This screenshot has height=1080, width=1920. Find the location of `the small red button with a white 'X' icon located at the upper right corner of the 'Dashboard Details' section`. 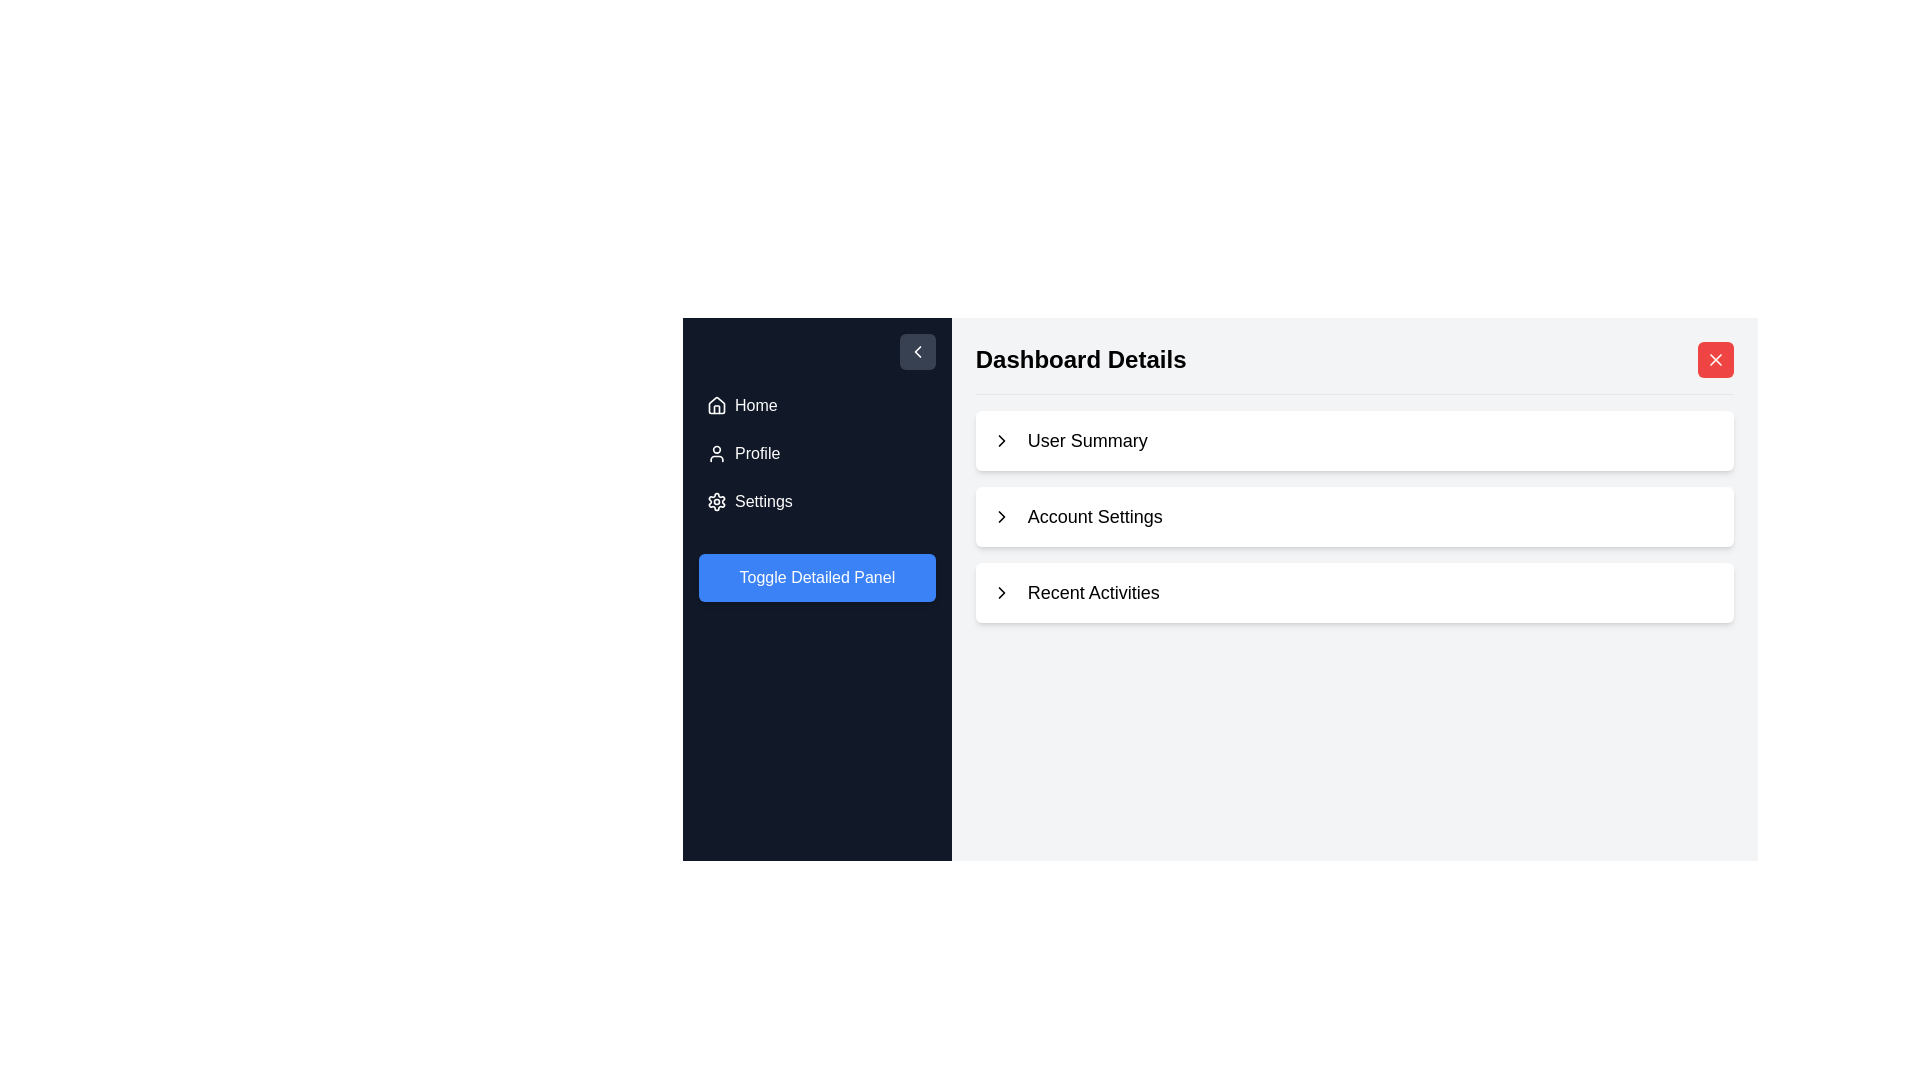

the small red button with a white 'X' icon located at the upper right corner of the 'Dashboard Details' section is located at coordinates (1715, 358).